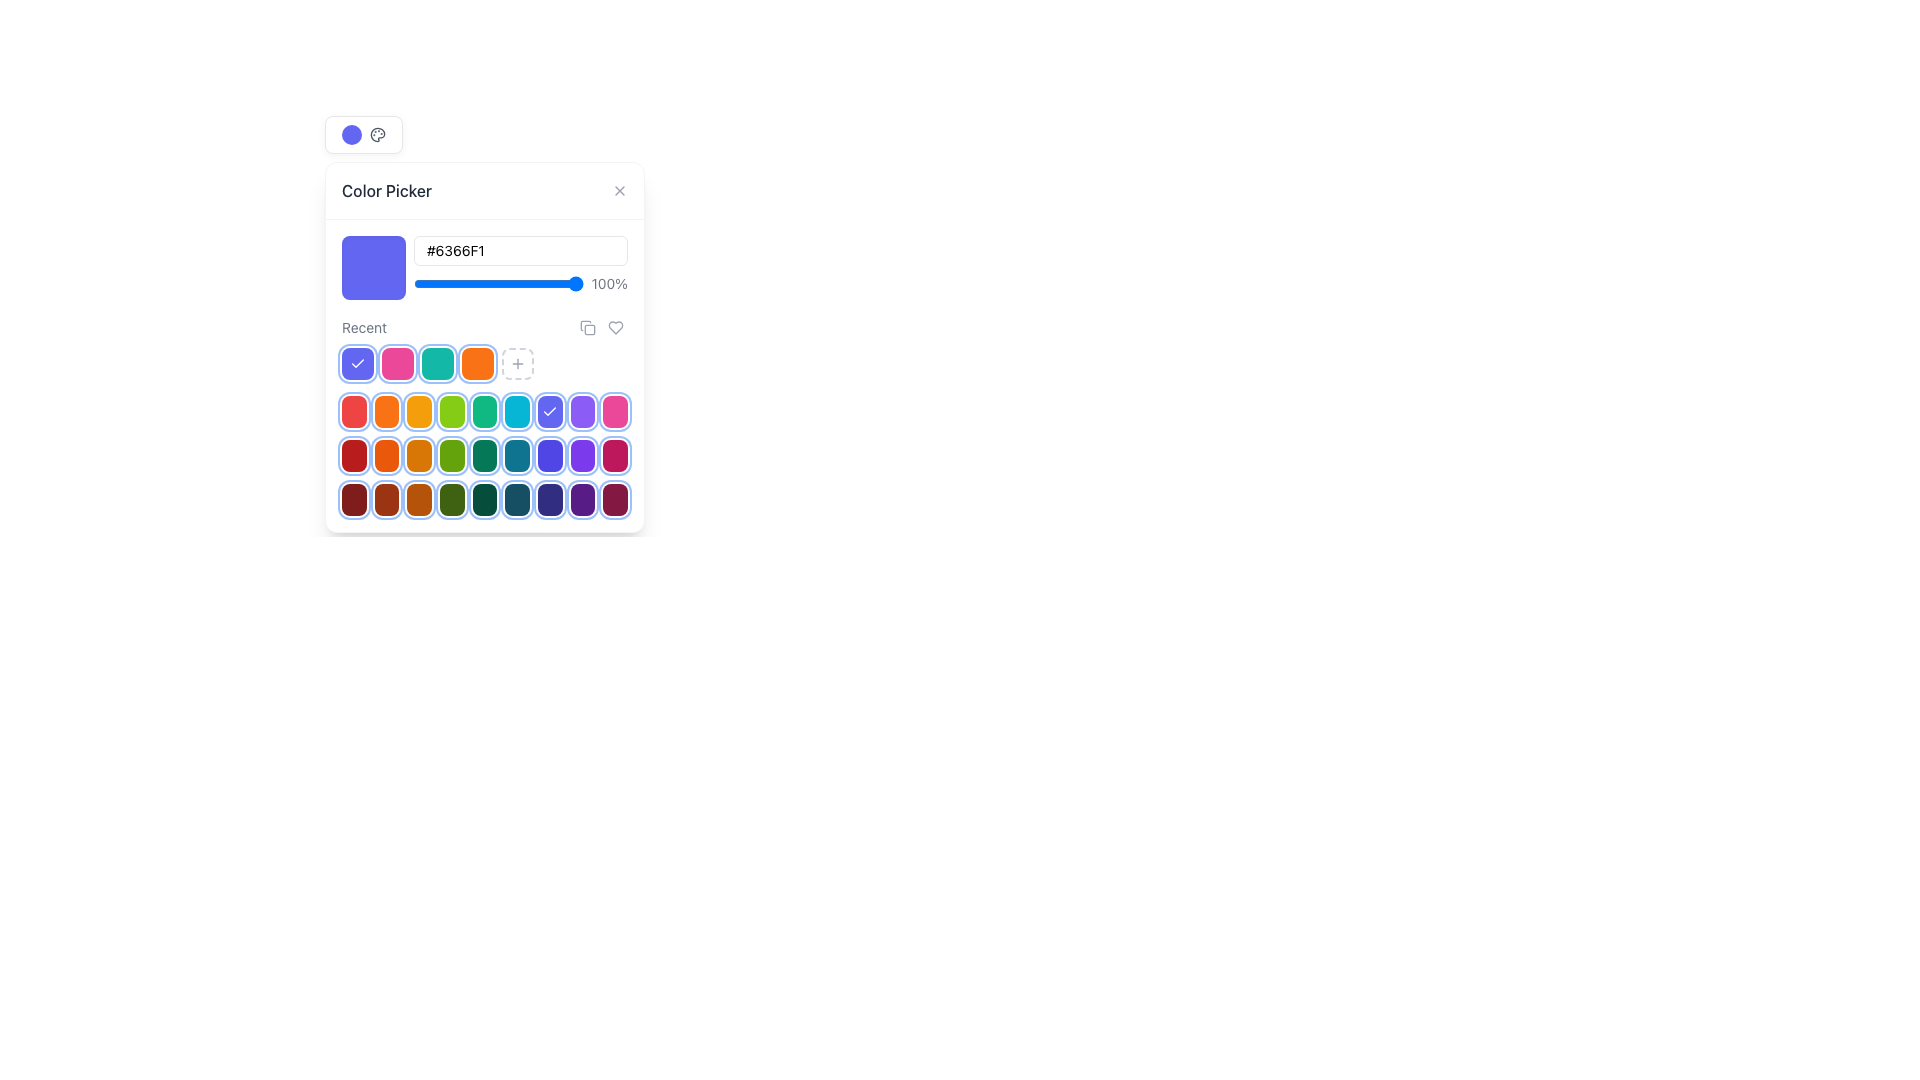  I want to click on the sixth color selection tile in the color picker interface, so click(517, 411).